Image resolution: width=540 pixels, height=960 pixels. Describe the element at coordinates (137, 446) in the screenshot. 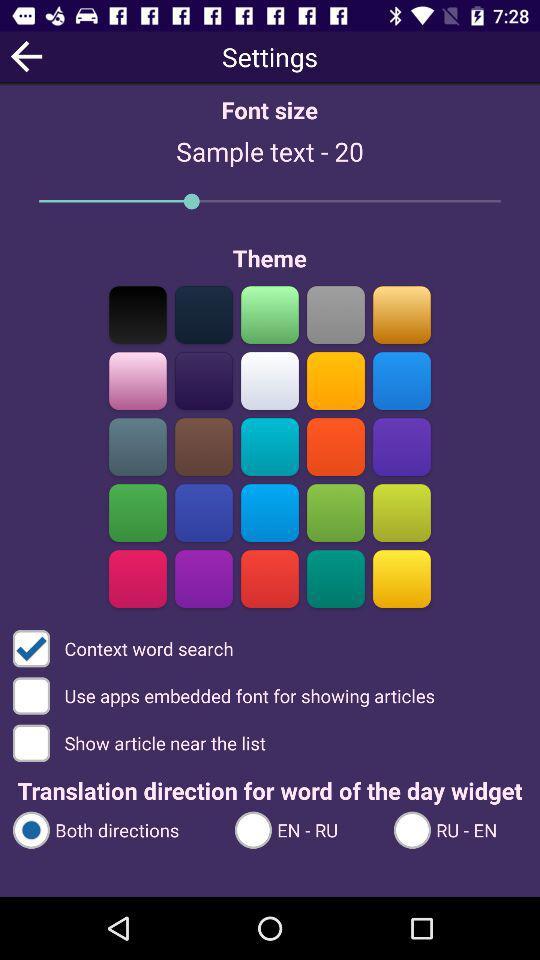

I see `gray` at that location.